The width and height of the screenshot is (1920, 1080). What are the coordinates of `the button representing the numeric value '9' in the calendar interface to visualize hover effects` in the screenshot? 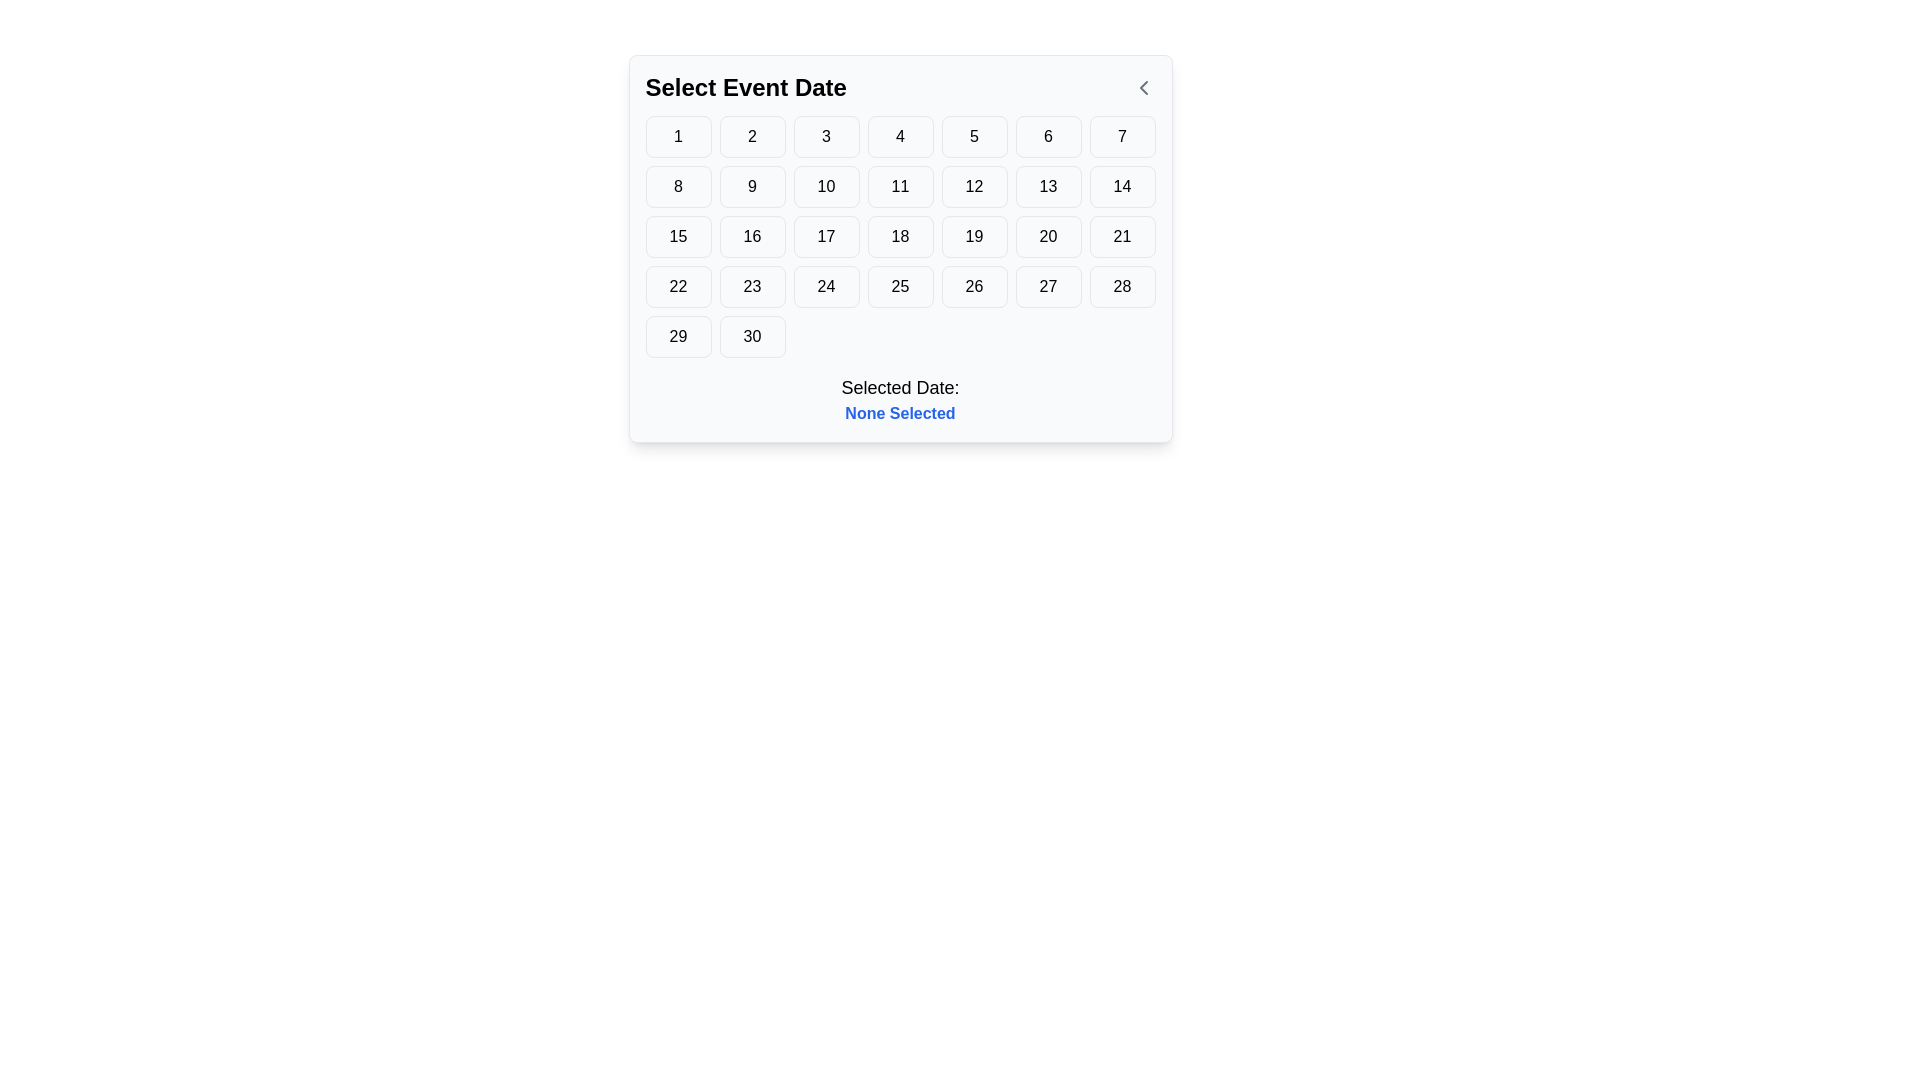 It's located at (751, 186).